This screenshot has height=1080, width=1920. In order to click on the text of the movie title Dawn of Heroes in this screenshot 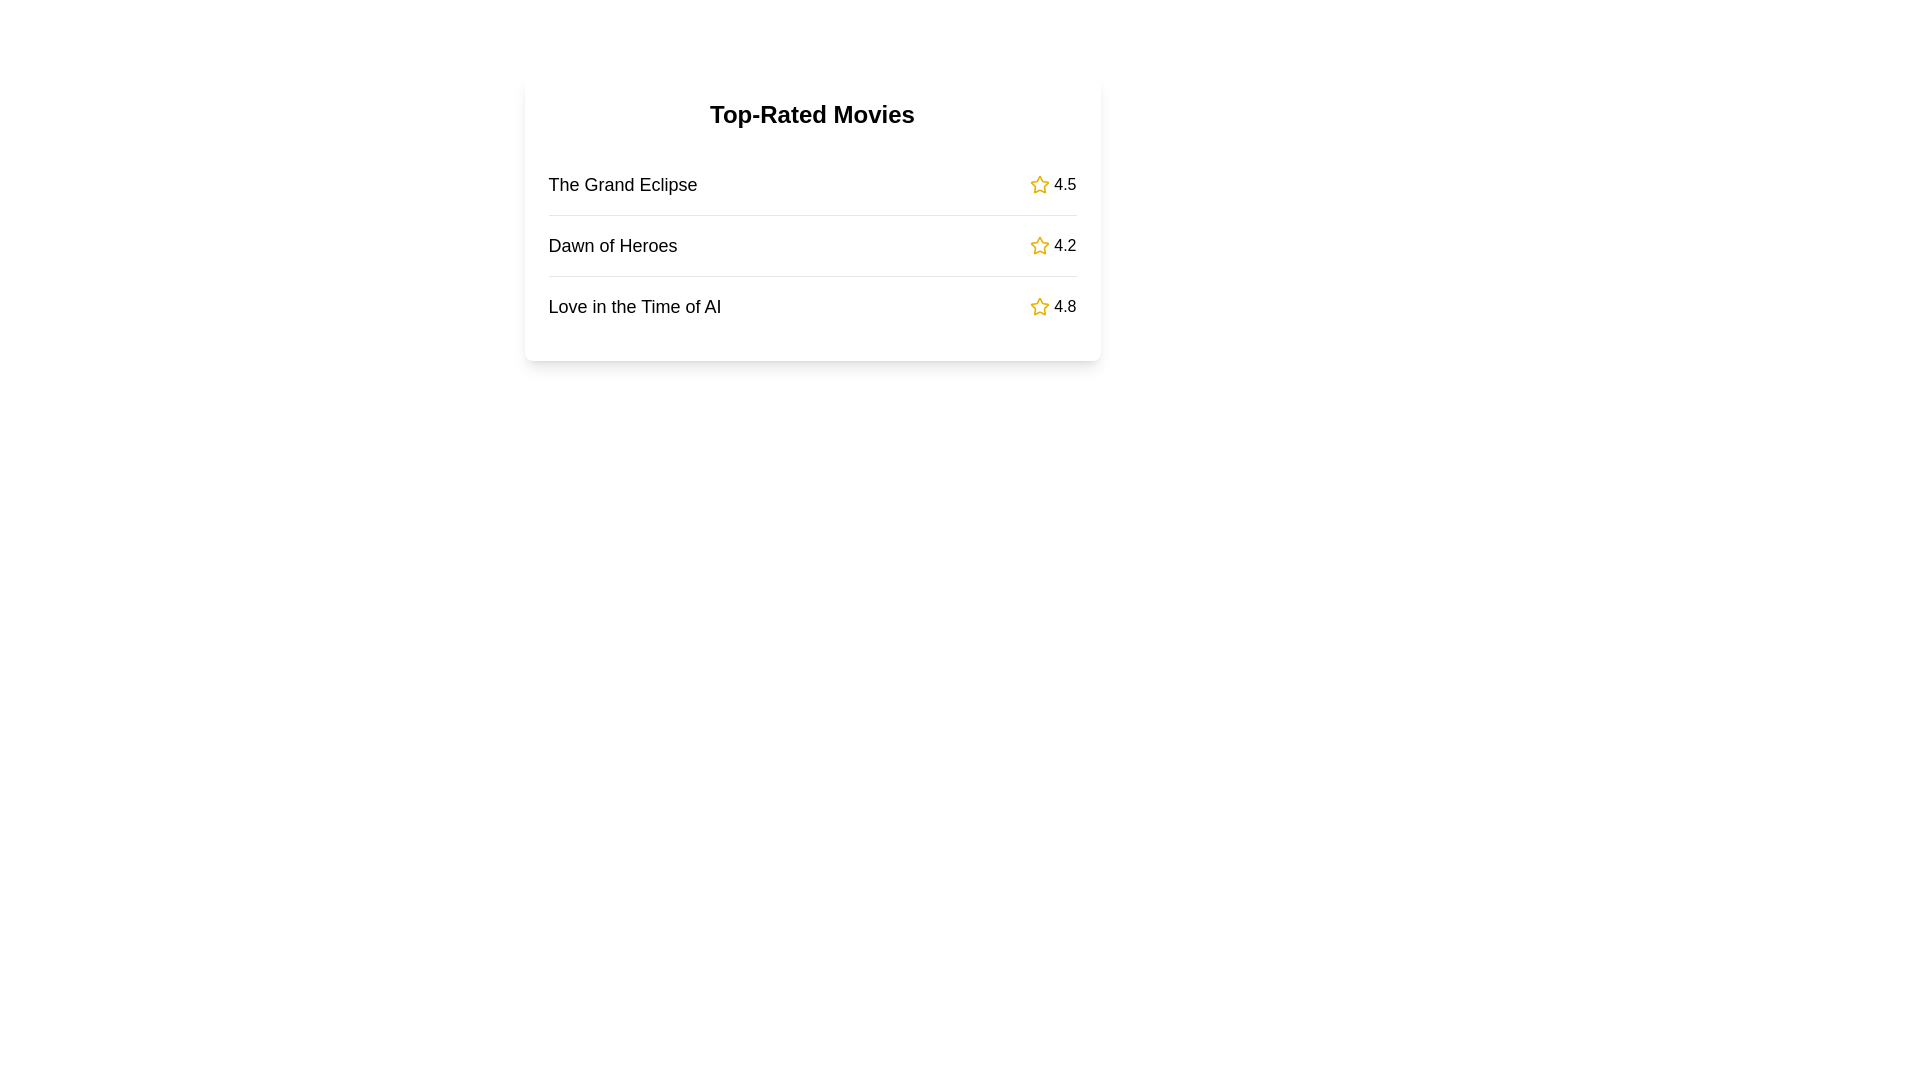, I will do `click(612, 245)`.